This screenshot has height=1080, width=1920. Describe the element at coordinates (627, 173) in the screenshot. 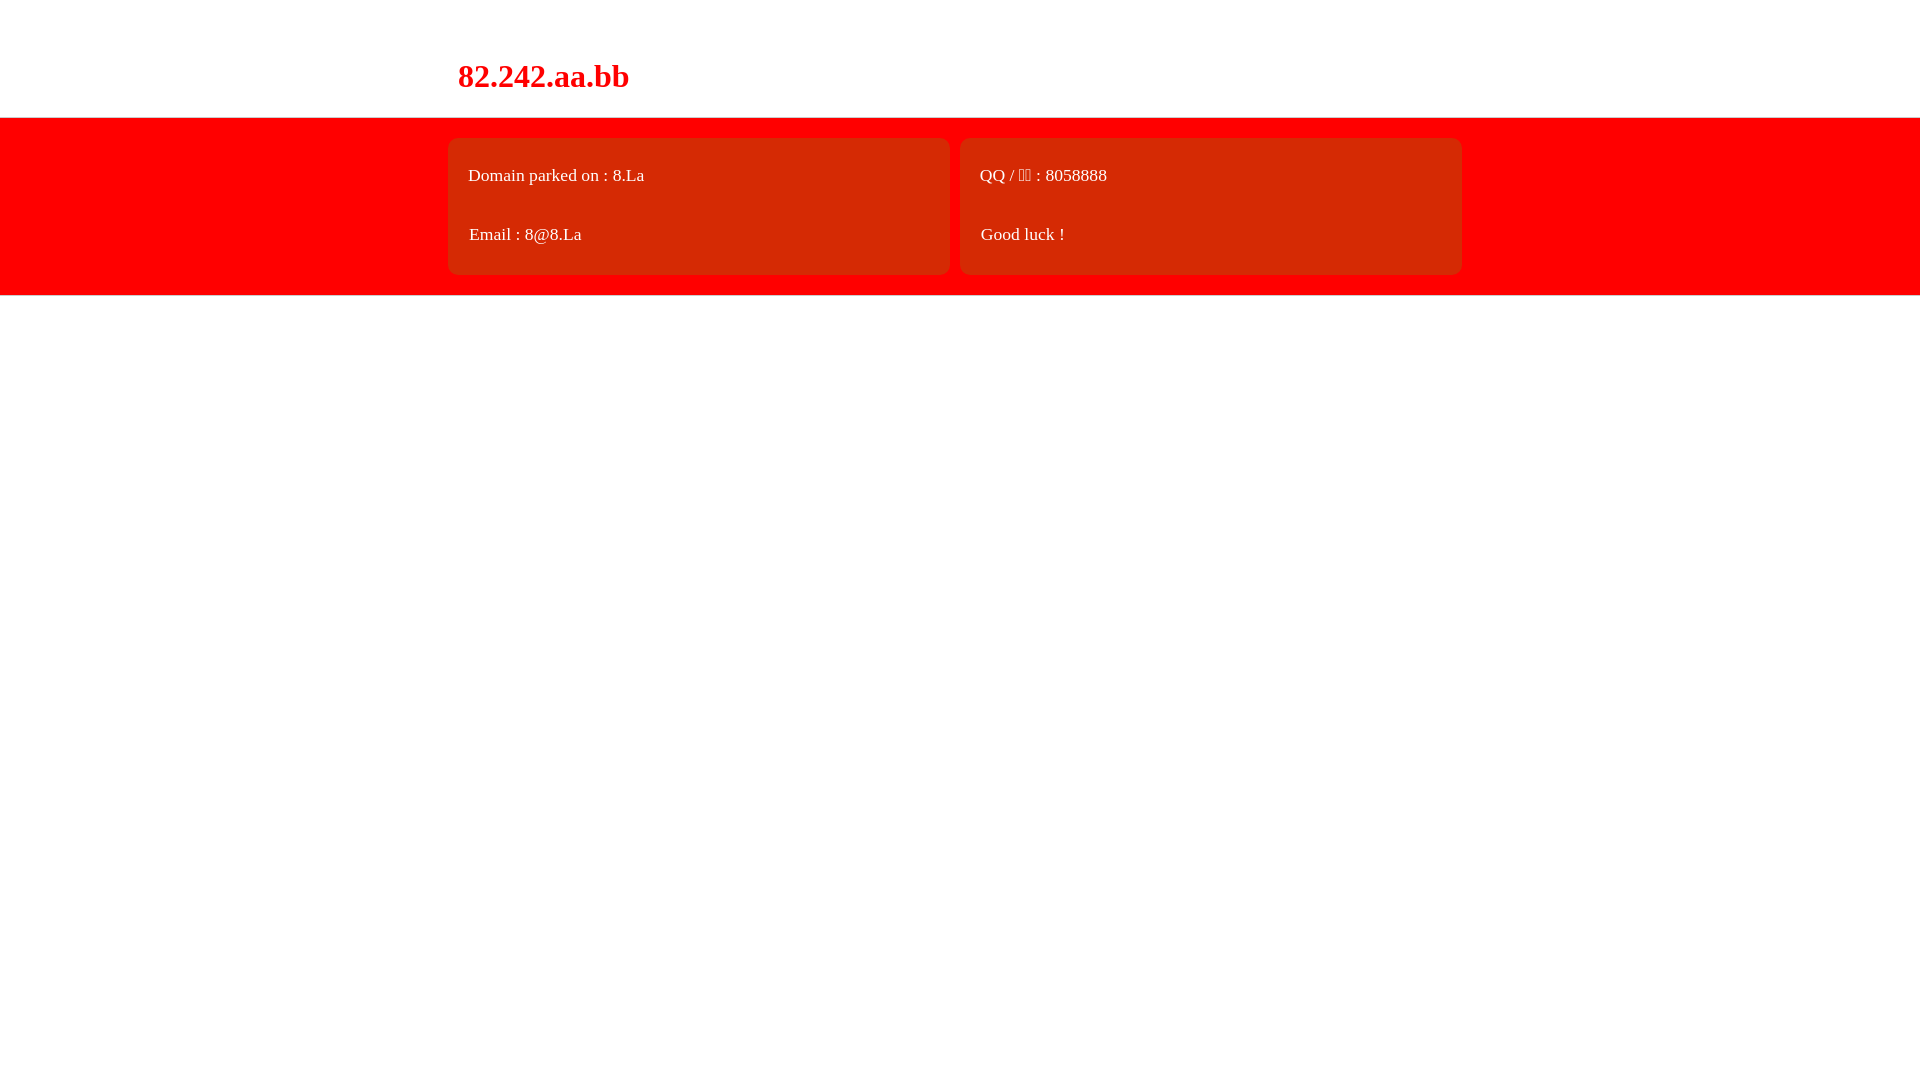

I see `'8.La'` at that location.